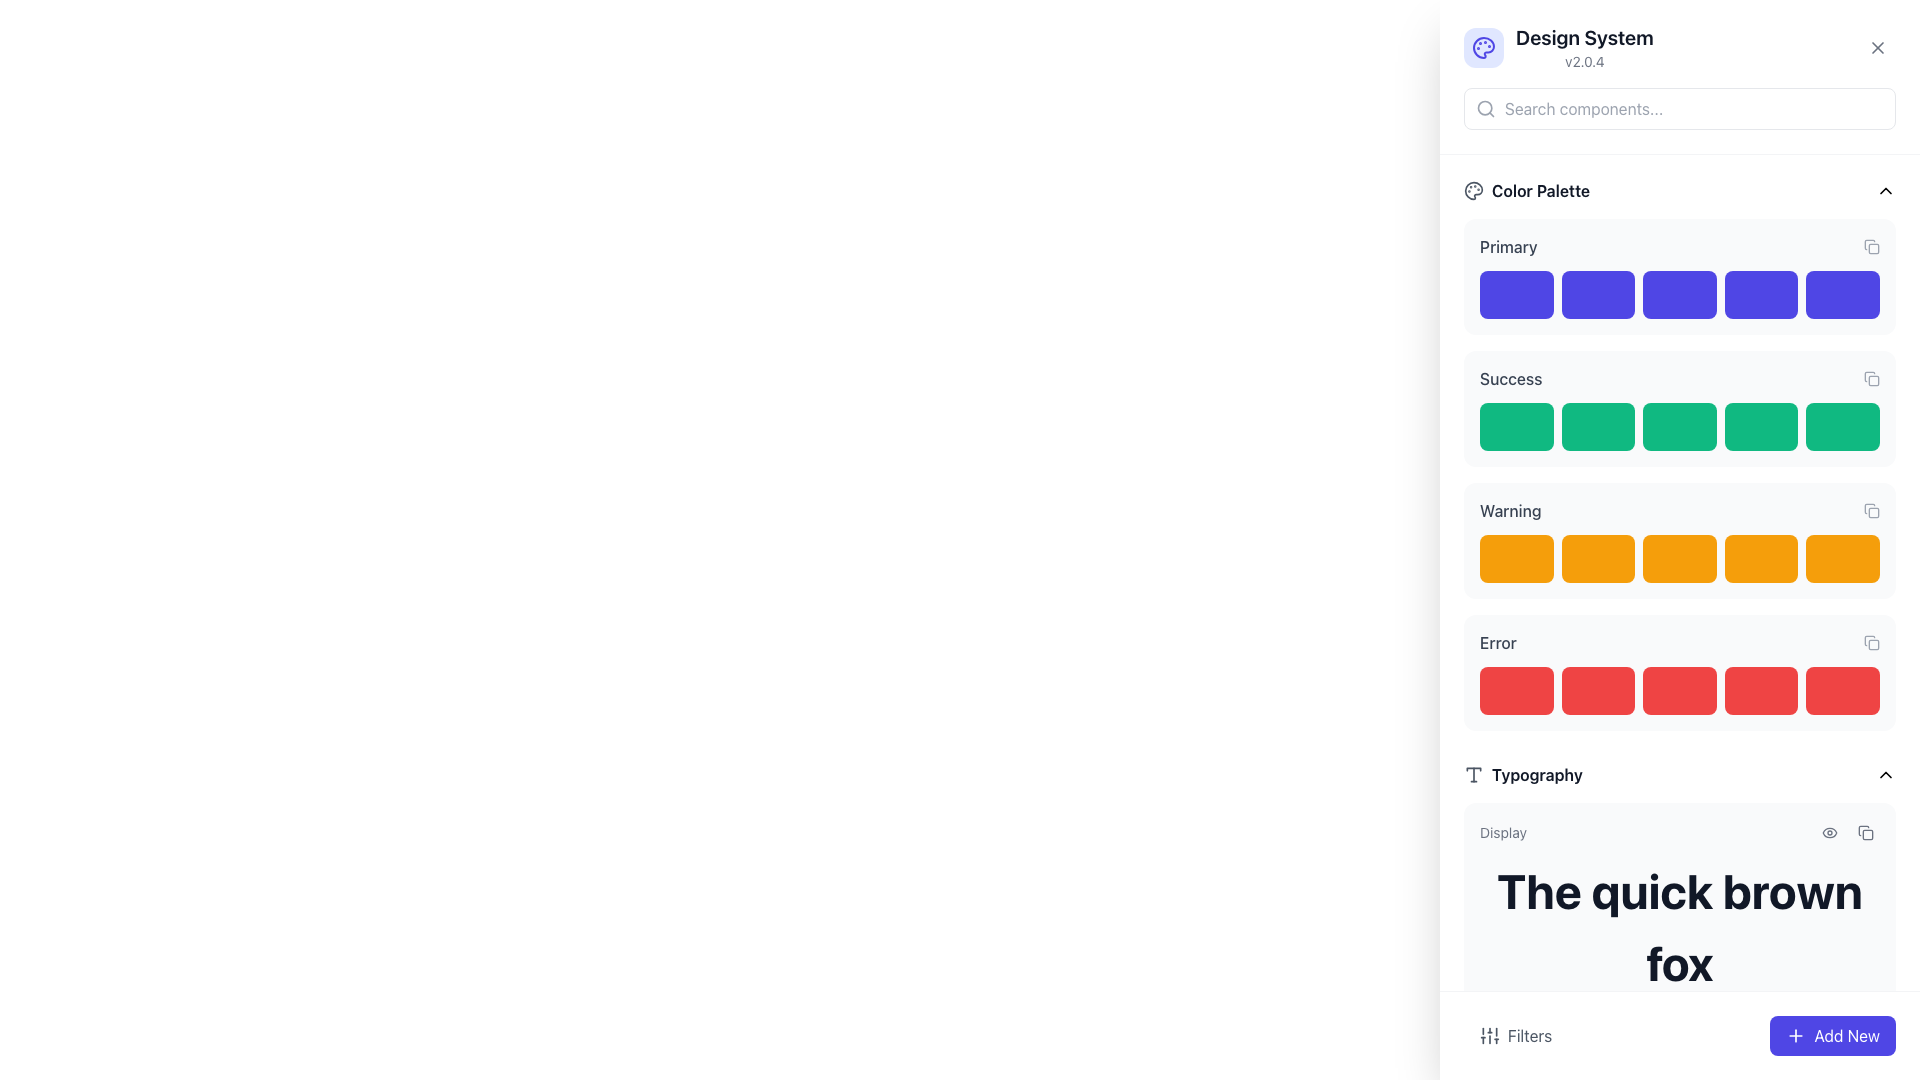 This screenshot has height=1080, width=1920. What do you see at coordinates (1865, 1059) in the screenshot?
I see `the small gray icon button resembling a copy action` at bounding box center [1865, 1059].